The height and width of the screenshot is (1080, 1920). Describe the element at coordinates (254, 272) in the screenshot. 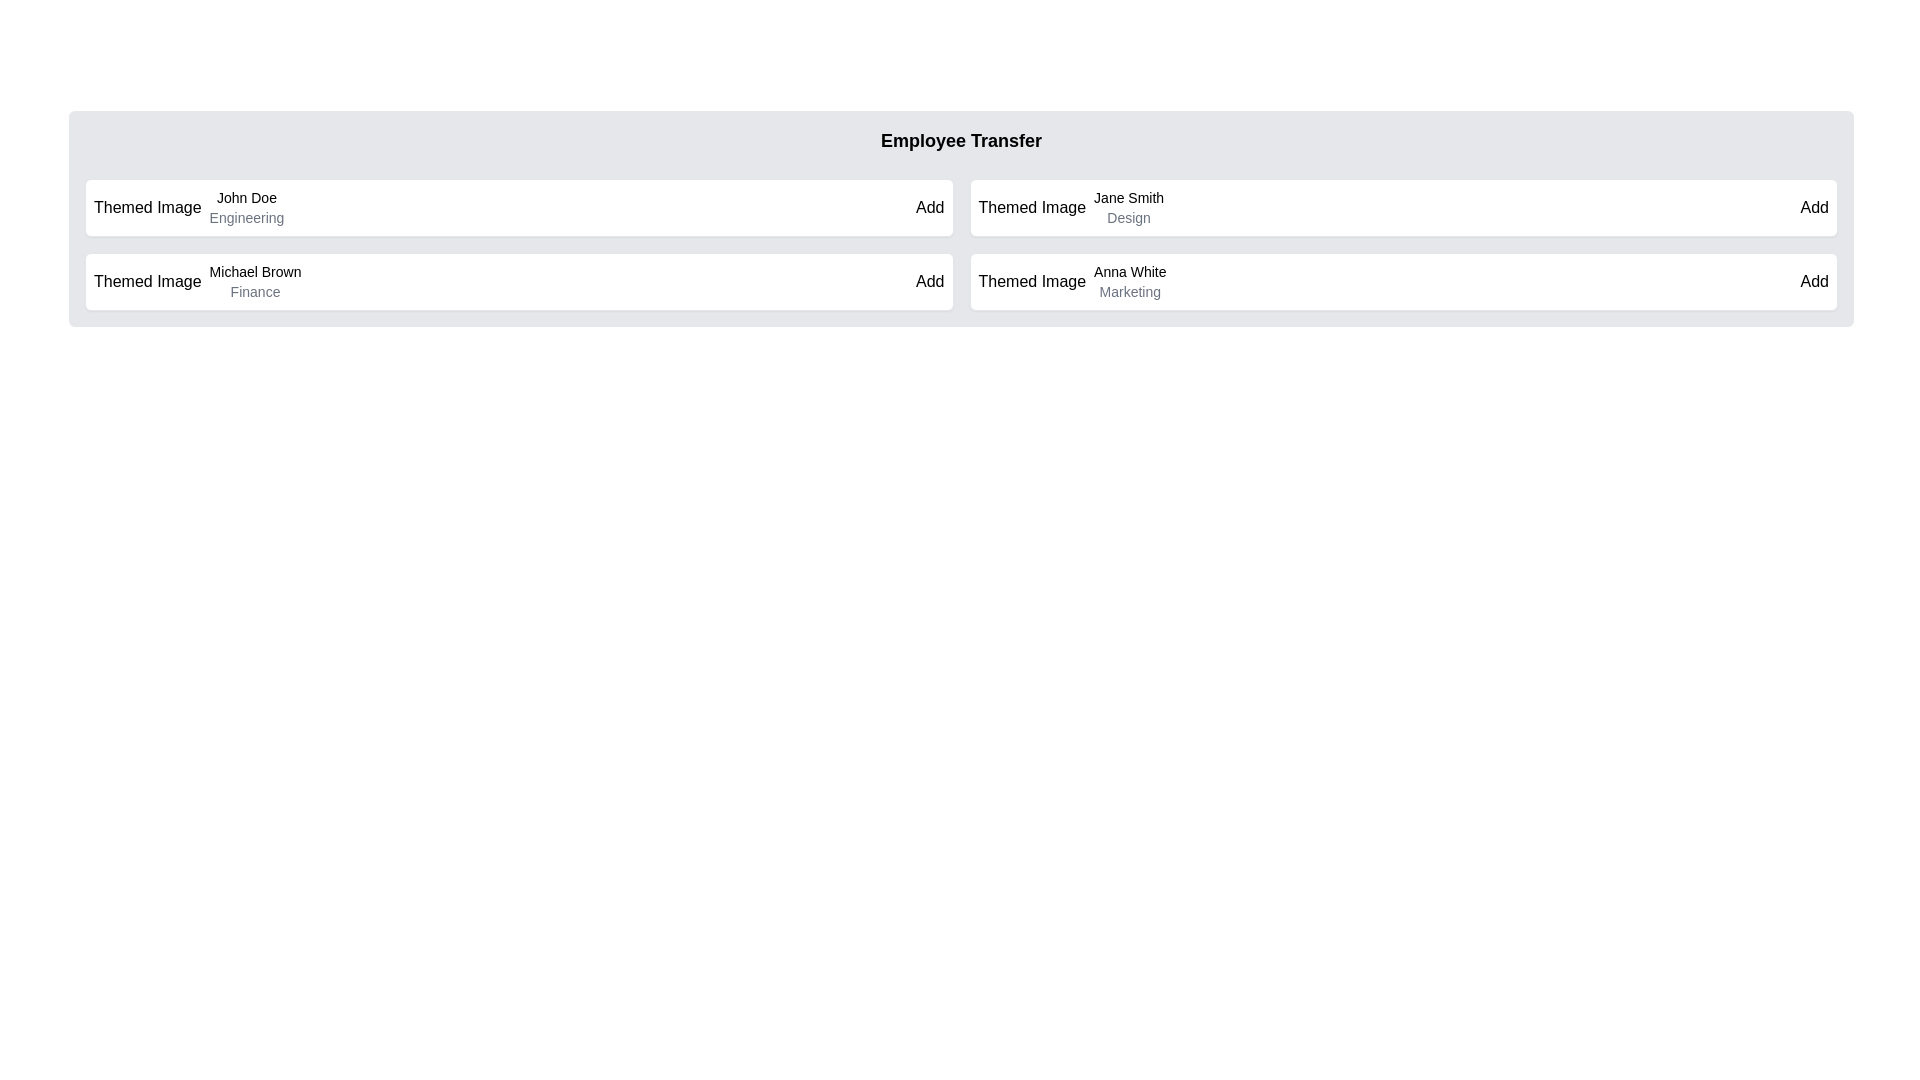

I see `the Text Label displaying 'Michael Brown', which identifies the individual associated with the 'Finance' field in the employee list` at that location.